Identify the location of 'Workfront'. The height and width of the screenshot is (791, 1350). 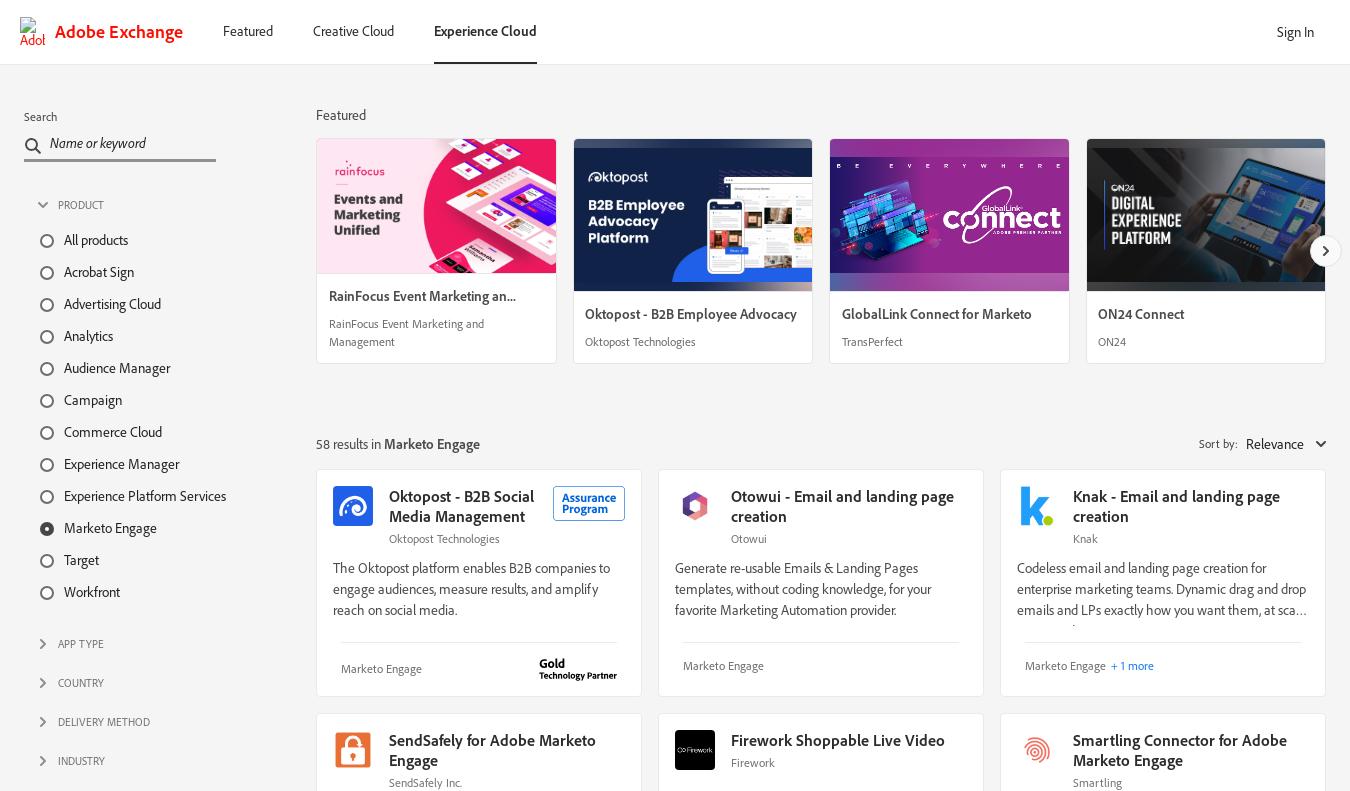
(62, 590).